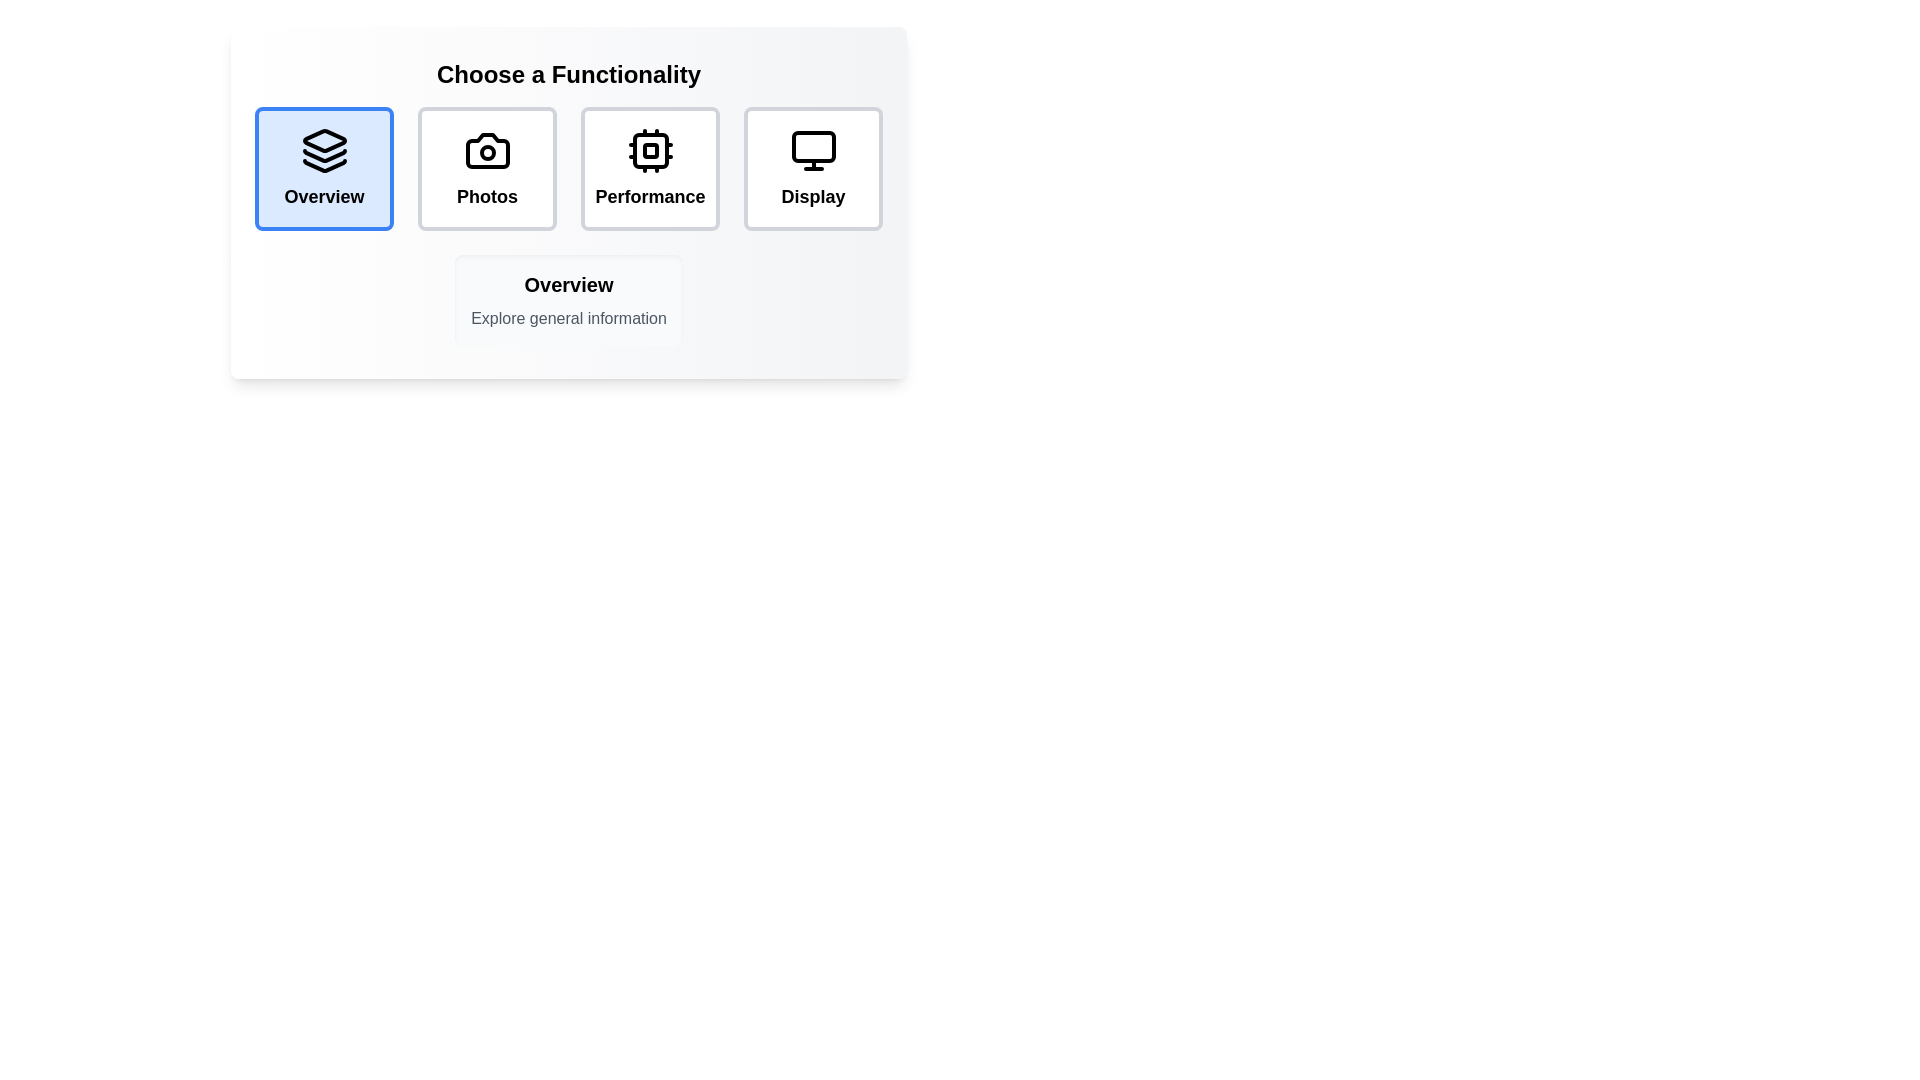 Image resolution: width=1920 pixels, height=1080 pixels. What do you see at coordinates (487, 149) in the screenshot?
I see `the photo management icon located in the upper section of the 'Photos' UI card, which is the second card from the left in a horizontal row of four cards` at bounding box center [487, 149].